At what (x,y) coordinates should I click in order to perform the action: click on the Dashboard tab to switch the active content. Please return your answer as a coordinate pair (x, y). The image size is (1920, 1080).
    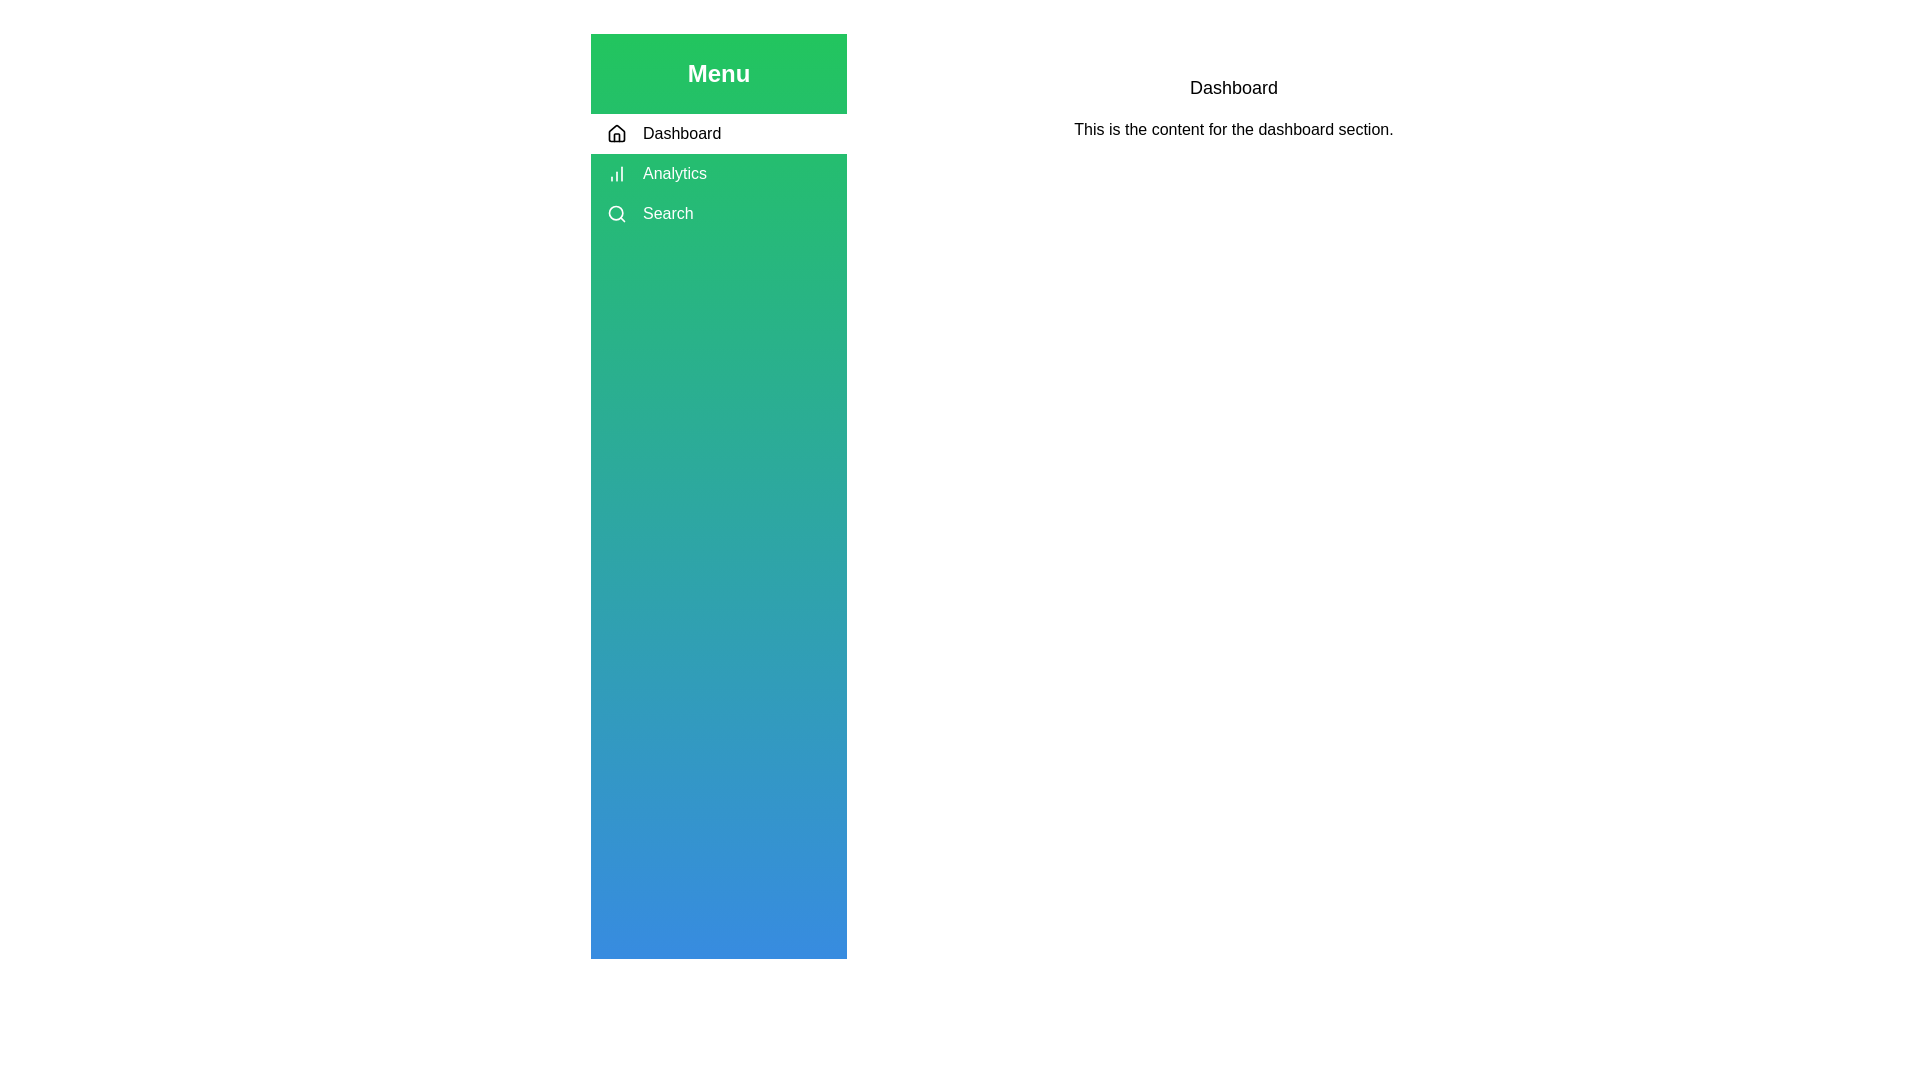
    Looking at the image, I should click on (719, 134).